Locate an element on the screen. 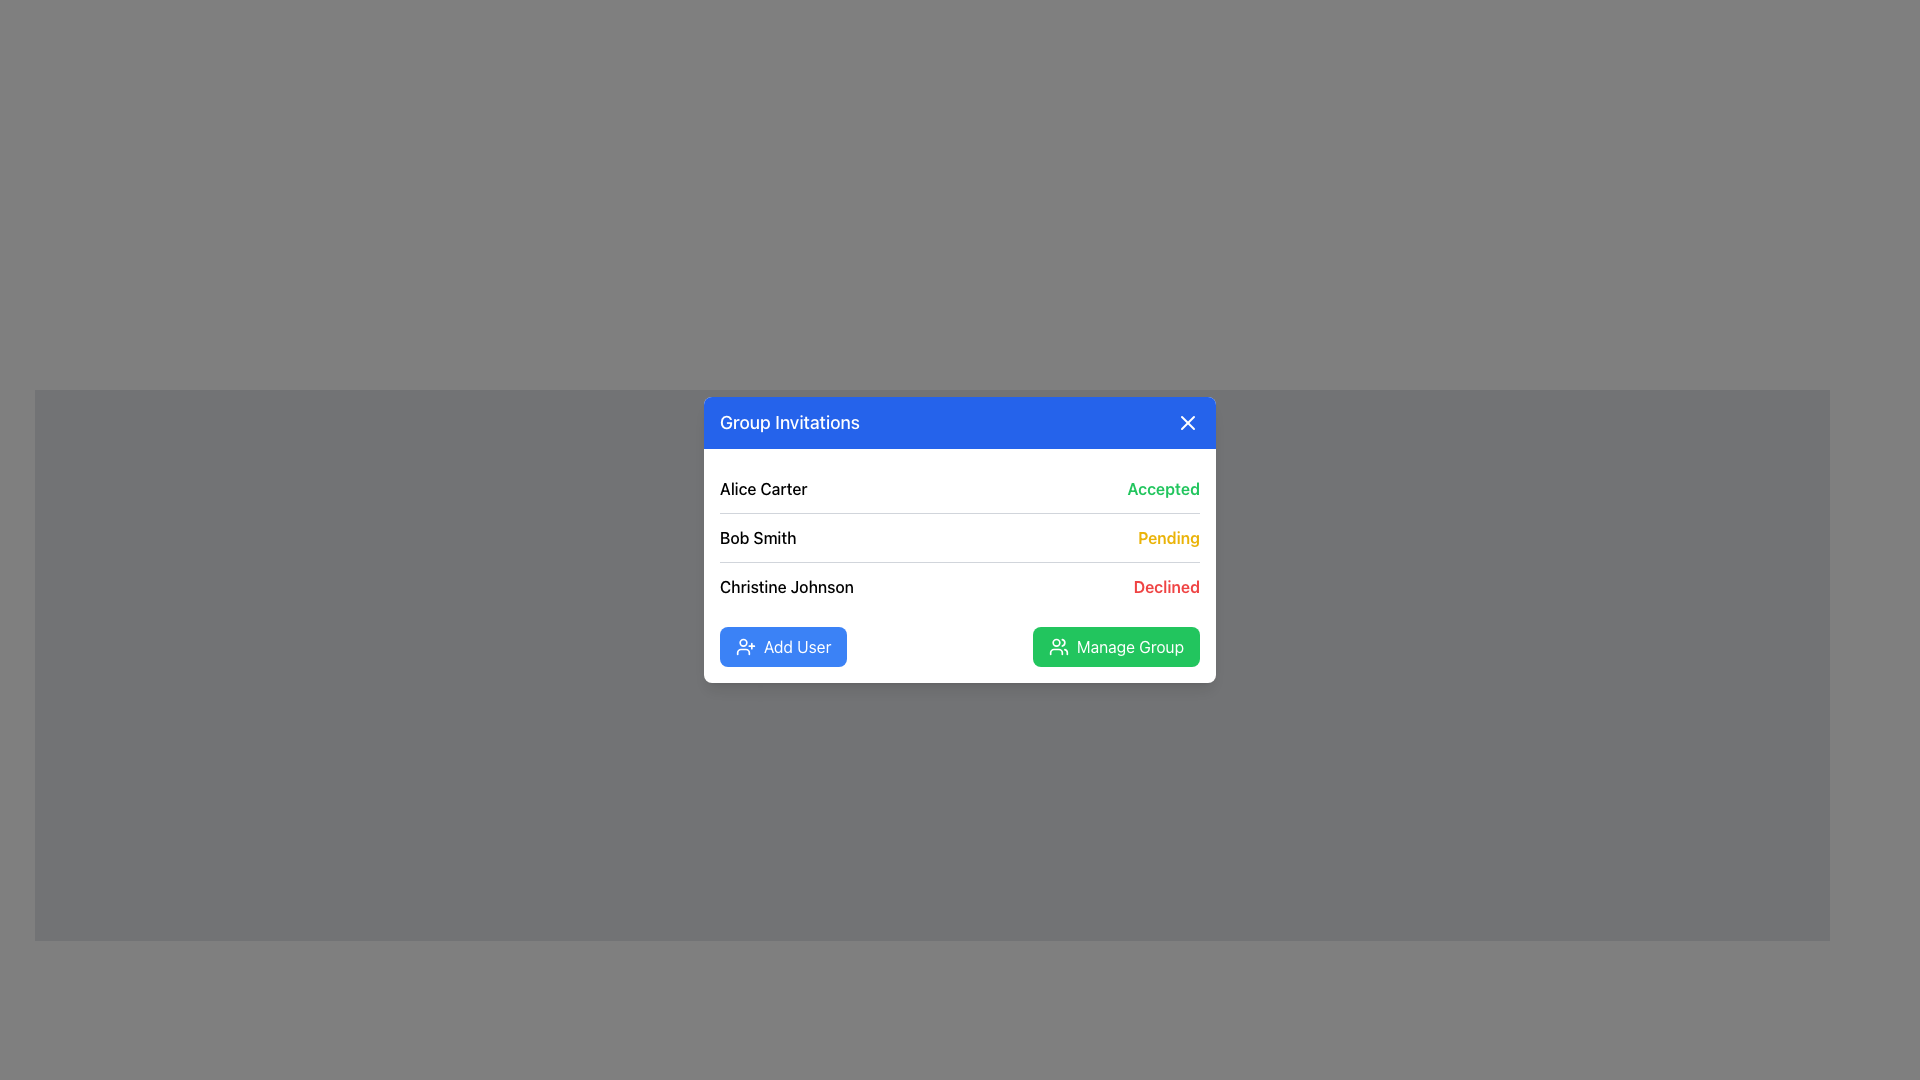 The image size is (1920, 1080). the text label 'Christine Johnson' in the group invitations list to identify the person with the status 'Declined' is located at coordinates (786, 585).